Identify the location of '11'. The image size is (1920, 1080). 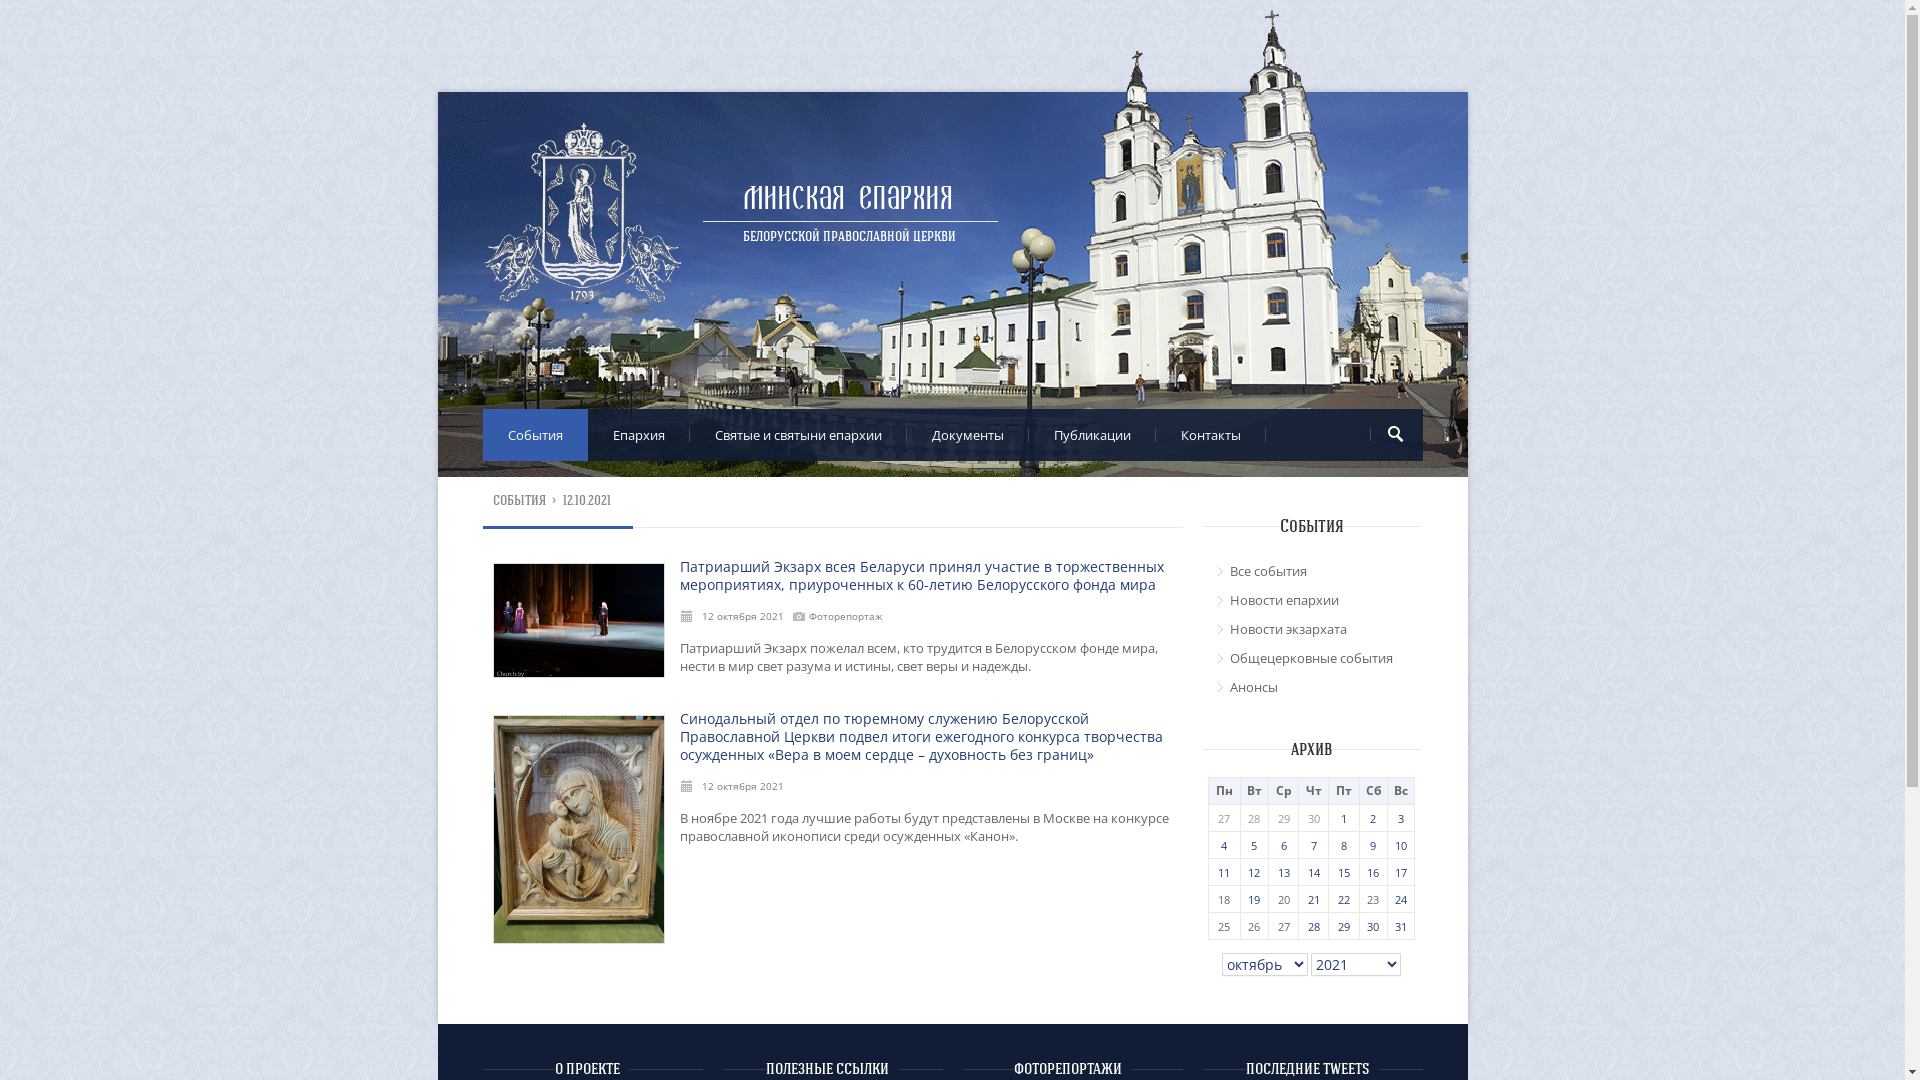
(1223, 870).